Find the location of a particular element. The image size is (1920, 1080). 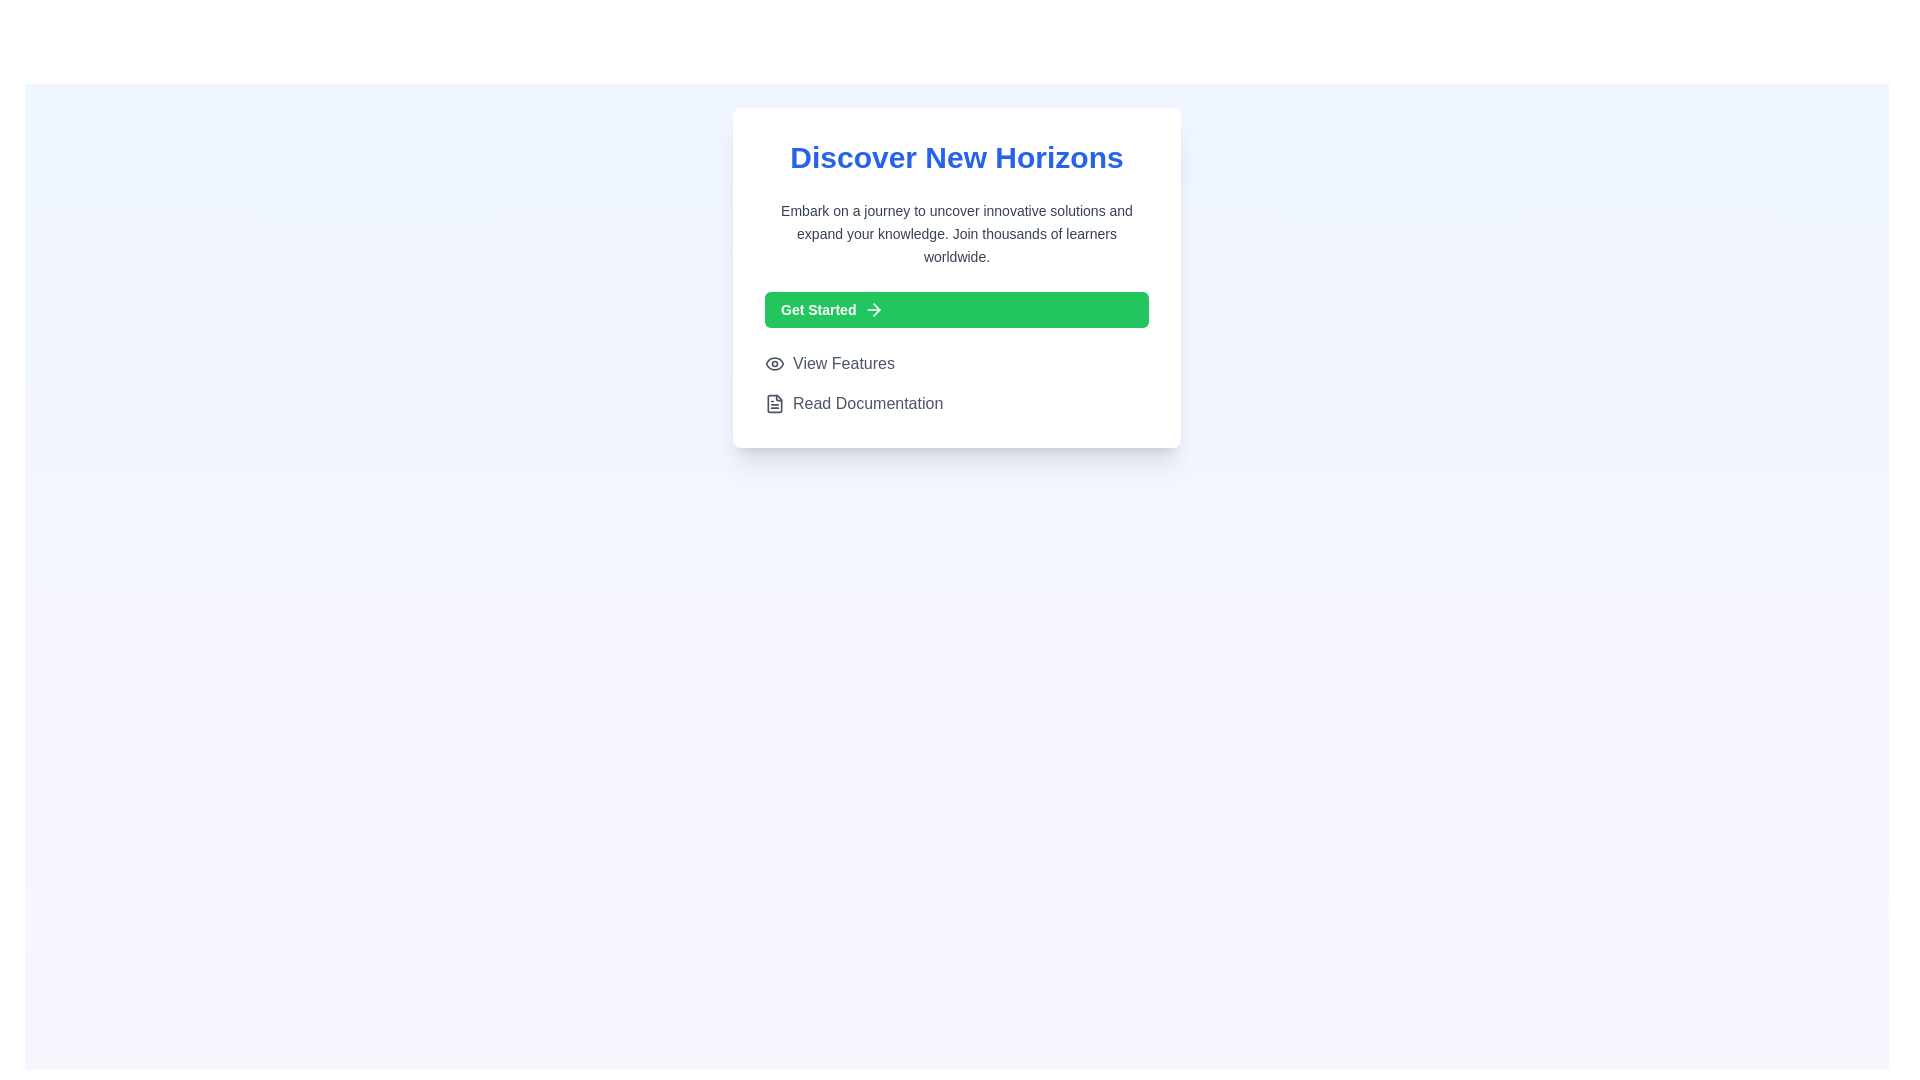

the text label located to the right of the eye icon is located at coordinates (844, 364).